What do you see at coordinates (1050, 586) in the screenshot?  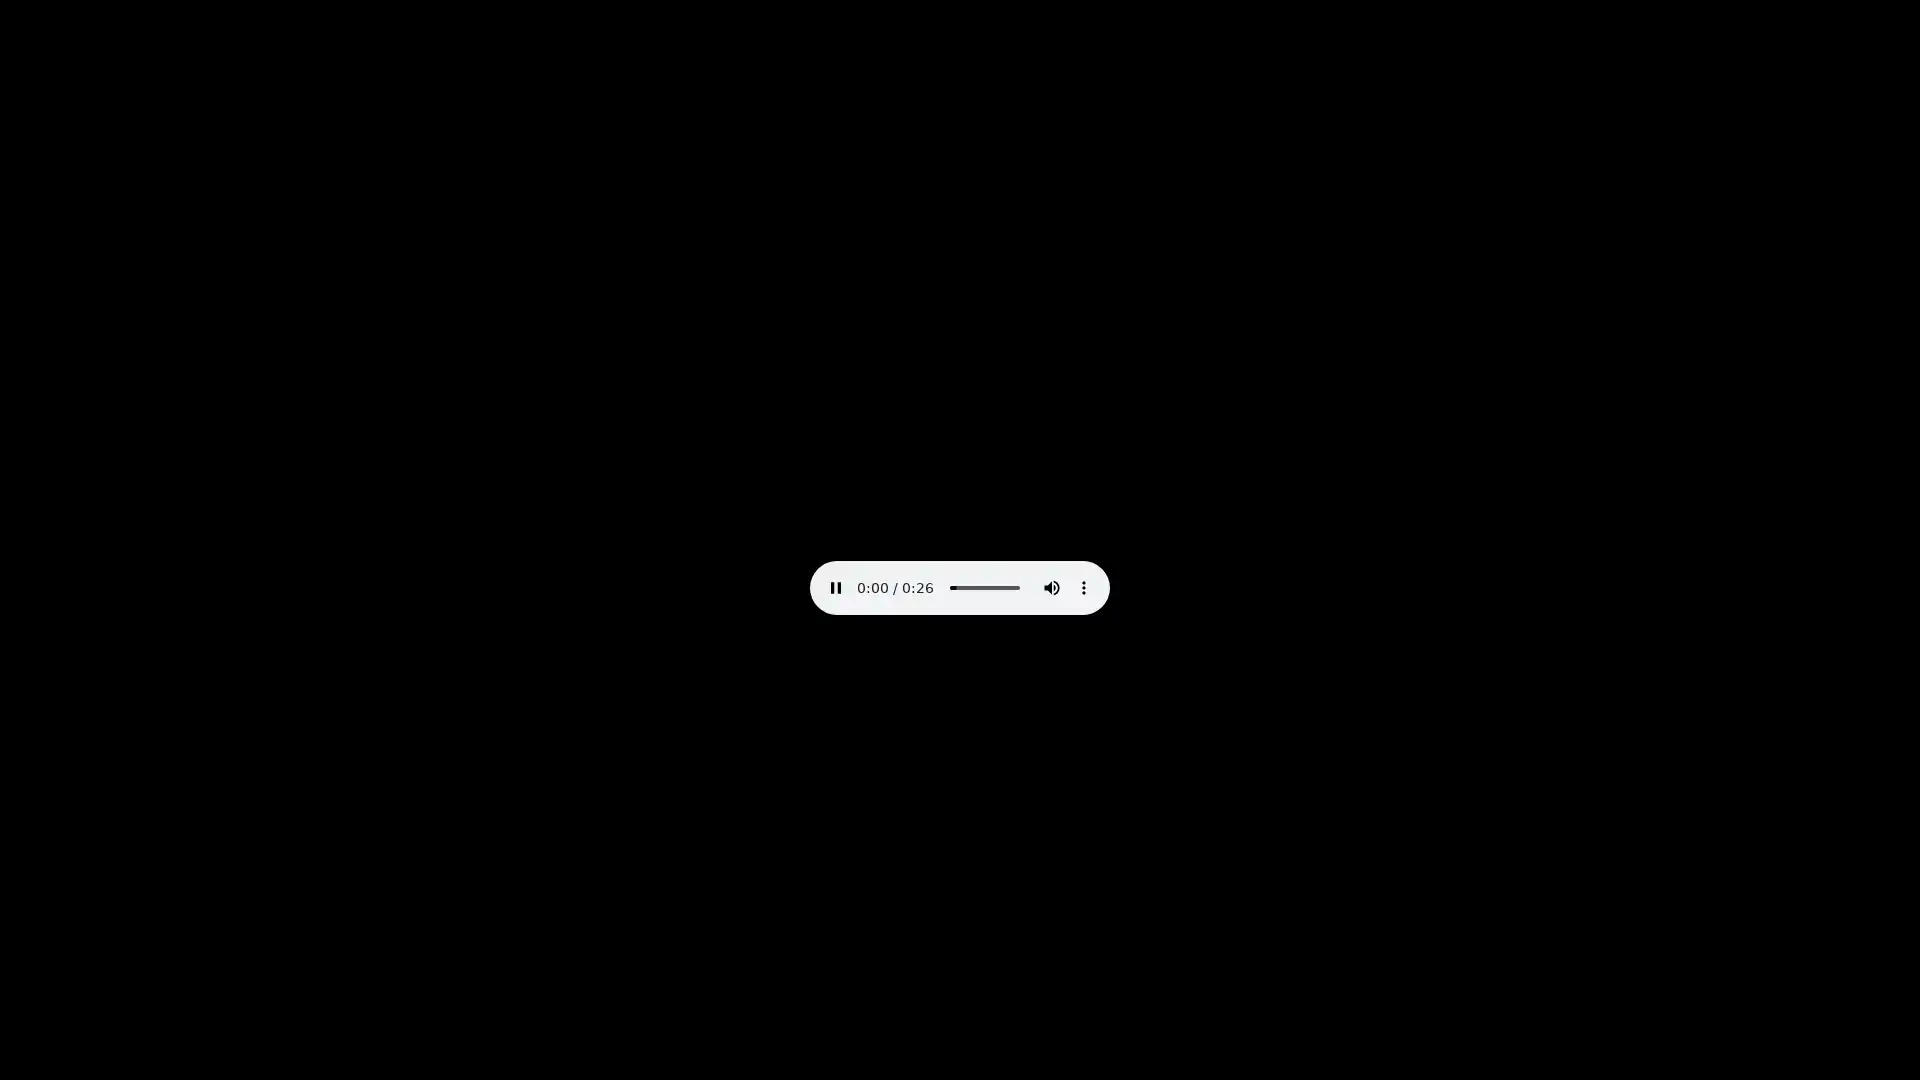 I see `mute` at bounding box center [1050, 586].